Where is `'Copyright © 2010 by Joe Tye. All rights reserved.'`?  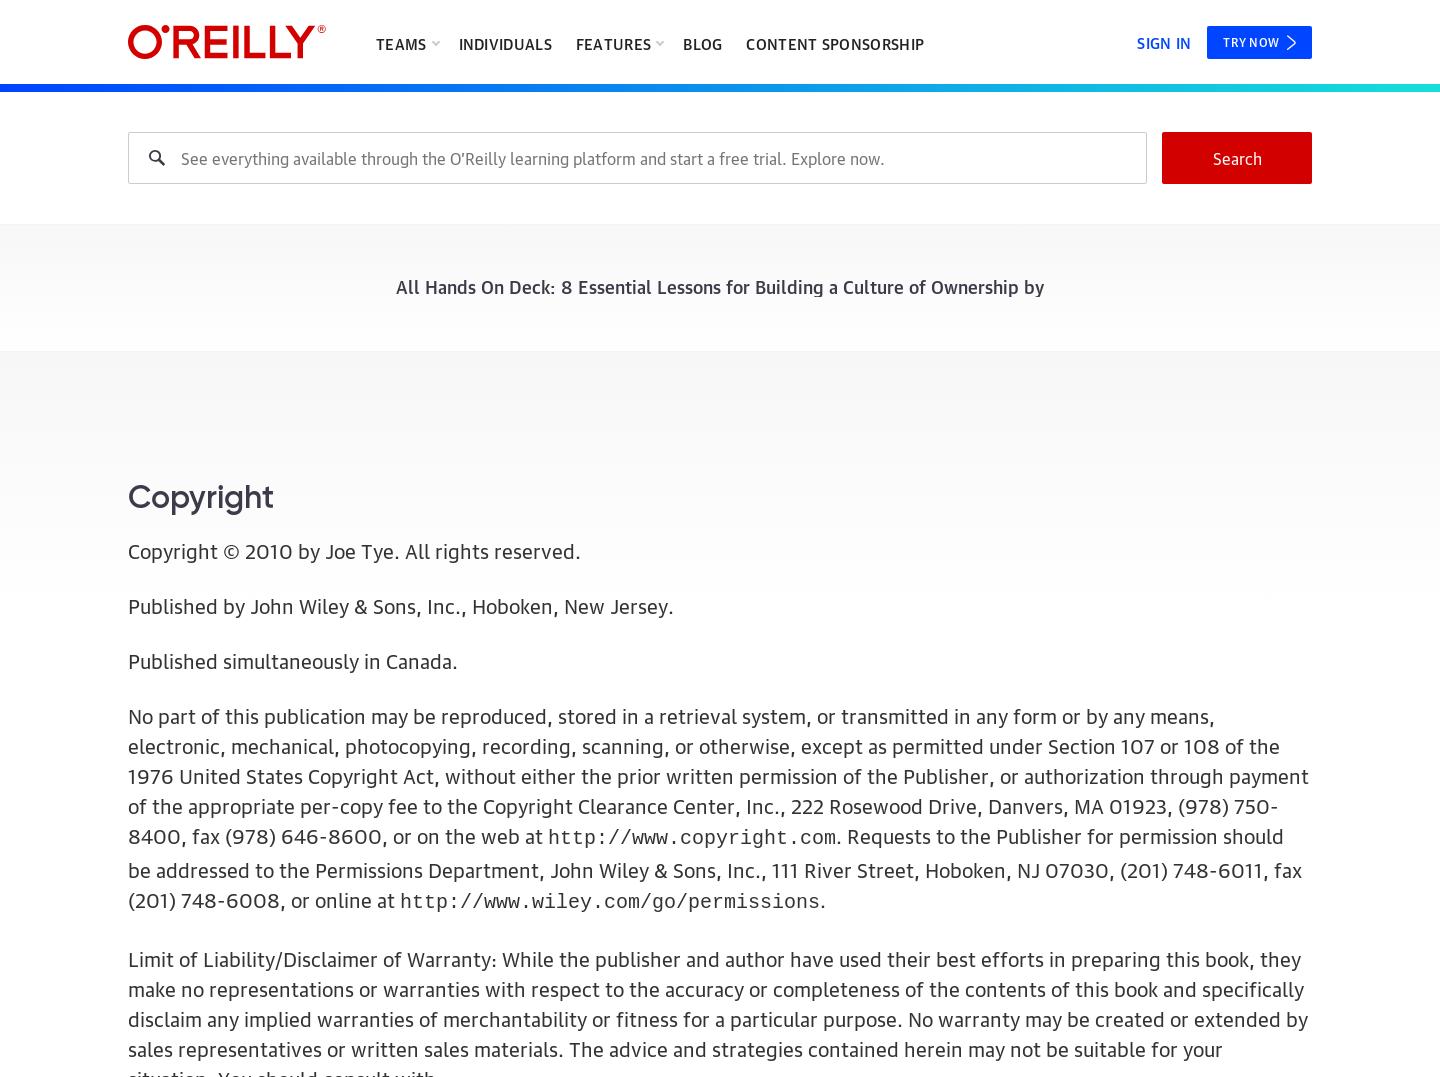
'Copyright © 2010 by Joe Tye. All rights reserved.' is located at coordinates (354, 550).